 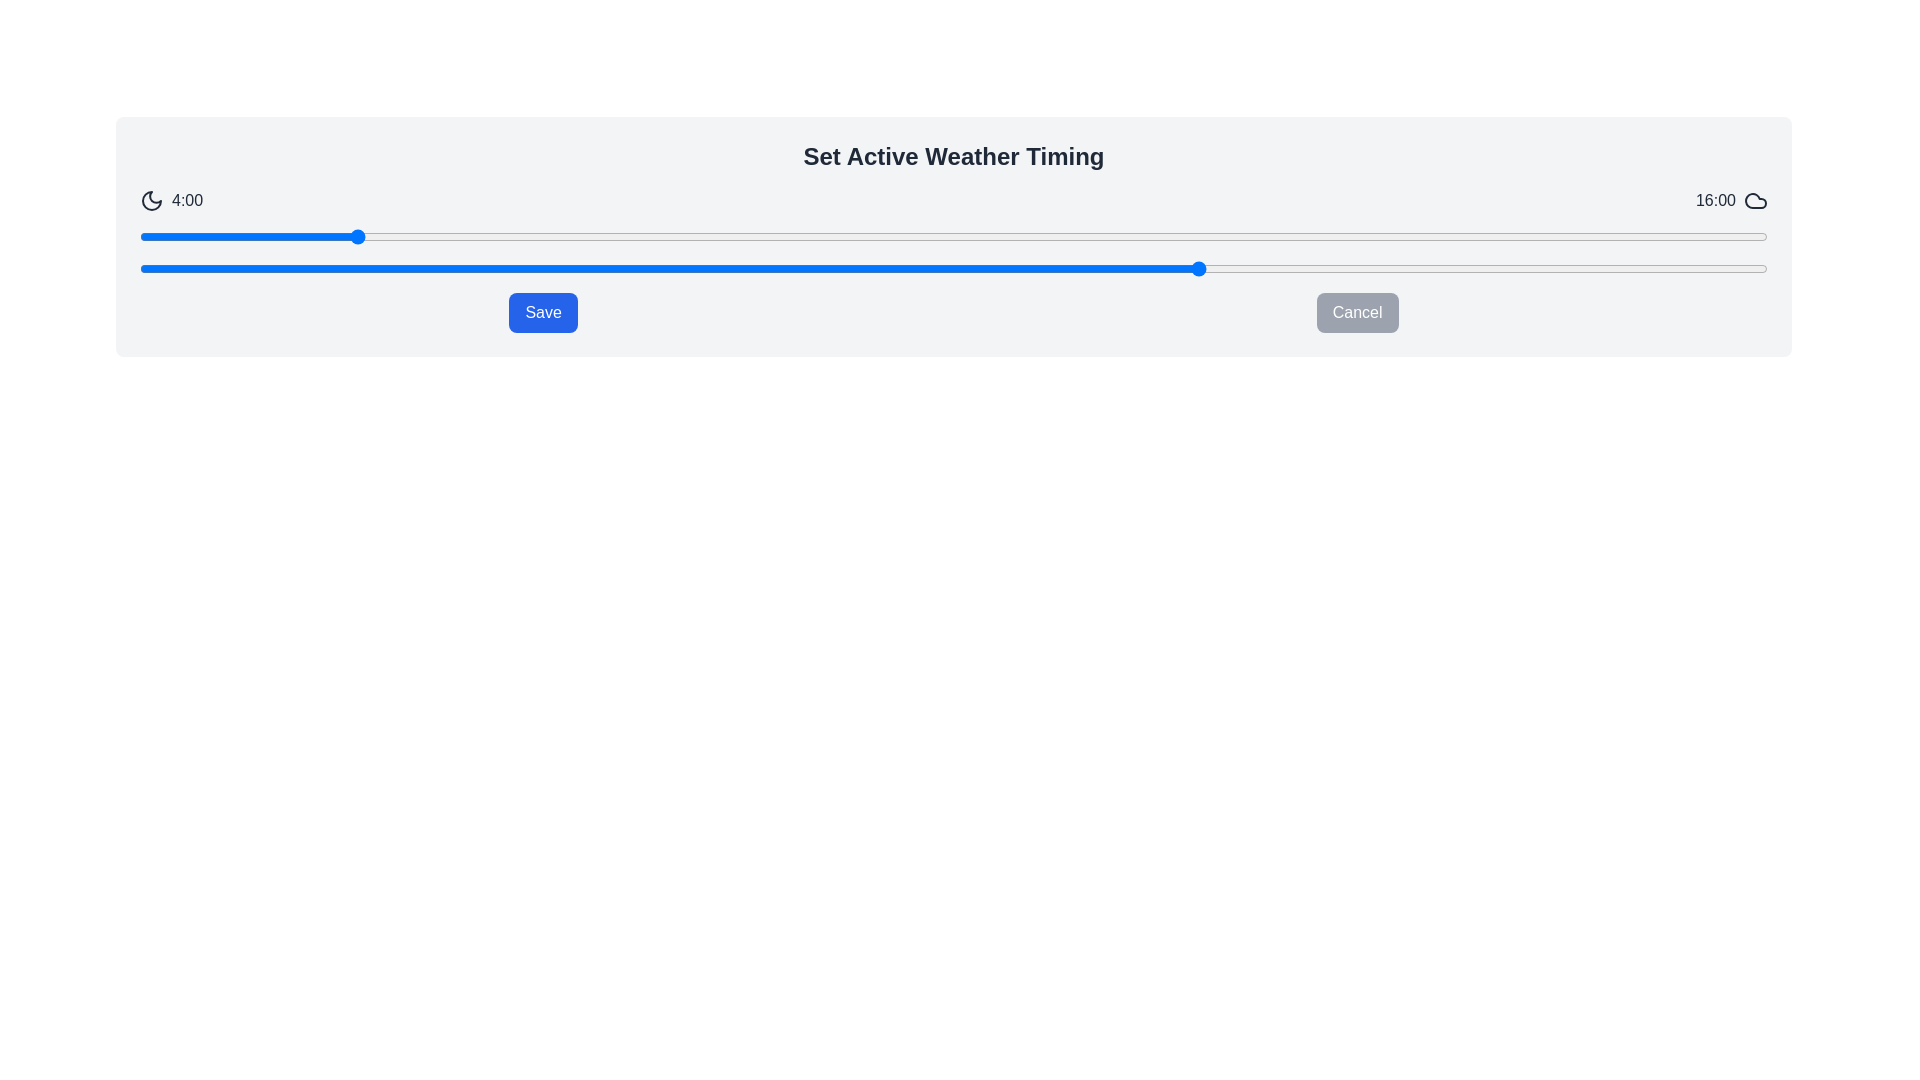 What do you see at coordinates (151, 200) in the screenshot?
I see `the nighttime icon located near the left edge of the horizontal slider, adjacent to the time label '4:00'` at bounding box center [151, 200].